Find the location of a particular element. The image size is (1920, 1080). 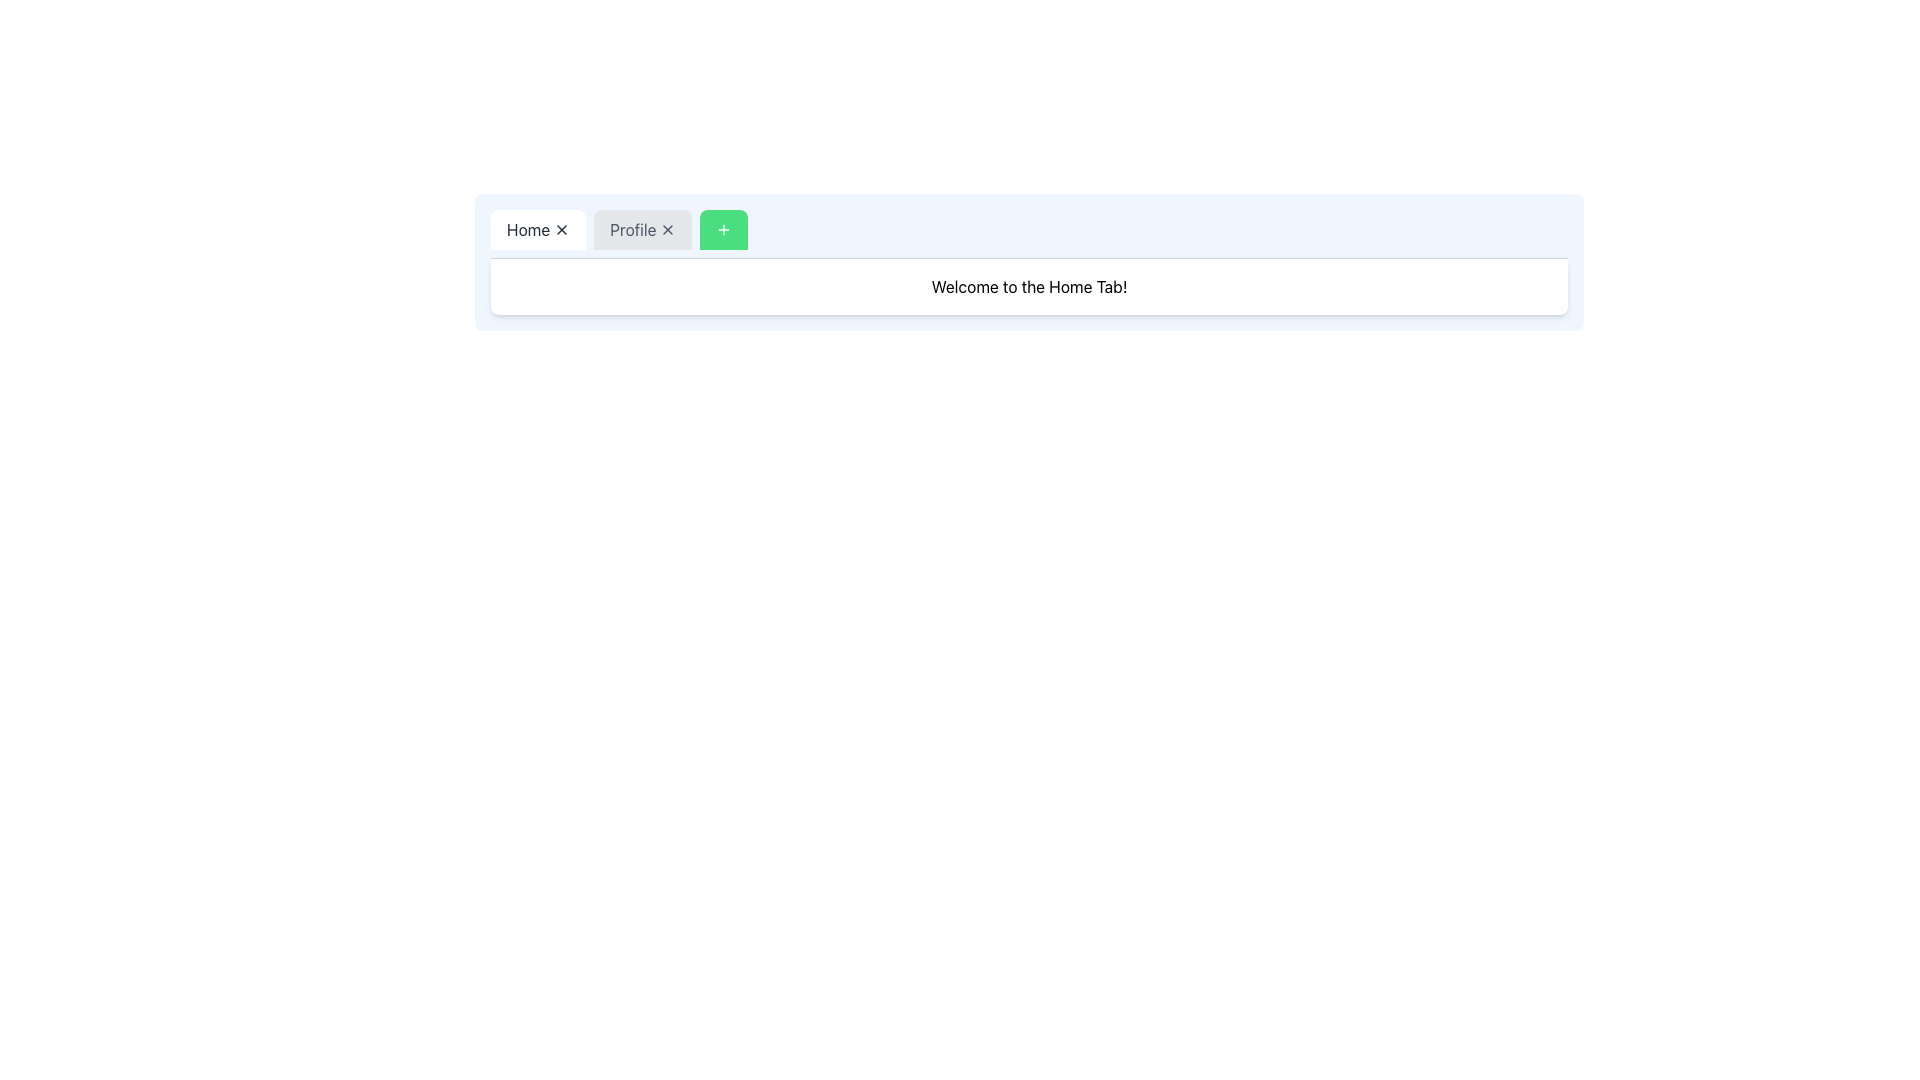

the Tab Bar to trigger a visual effect, which is designed for navigation between 'Home' and 'Profile' sections is located at coordinates (1029, 233).